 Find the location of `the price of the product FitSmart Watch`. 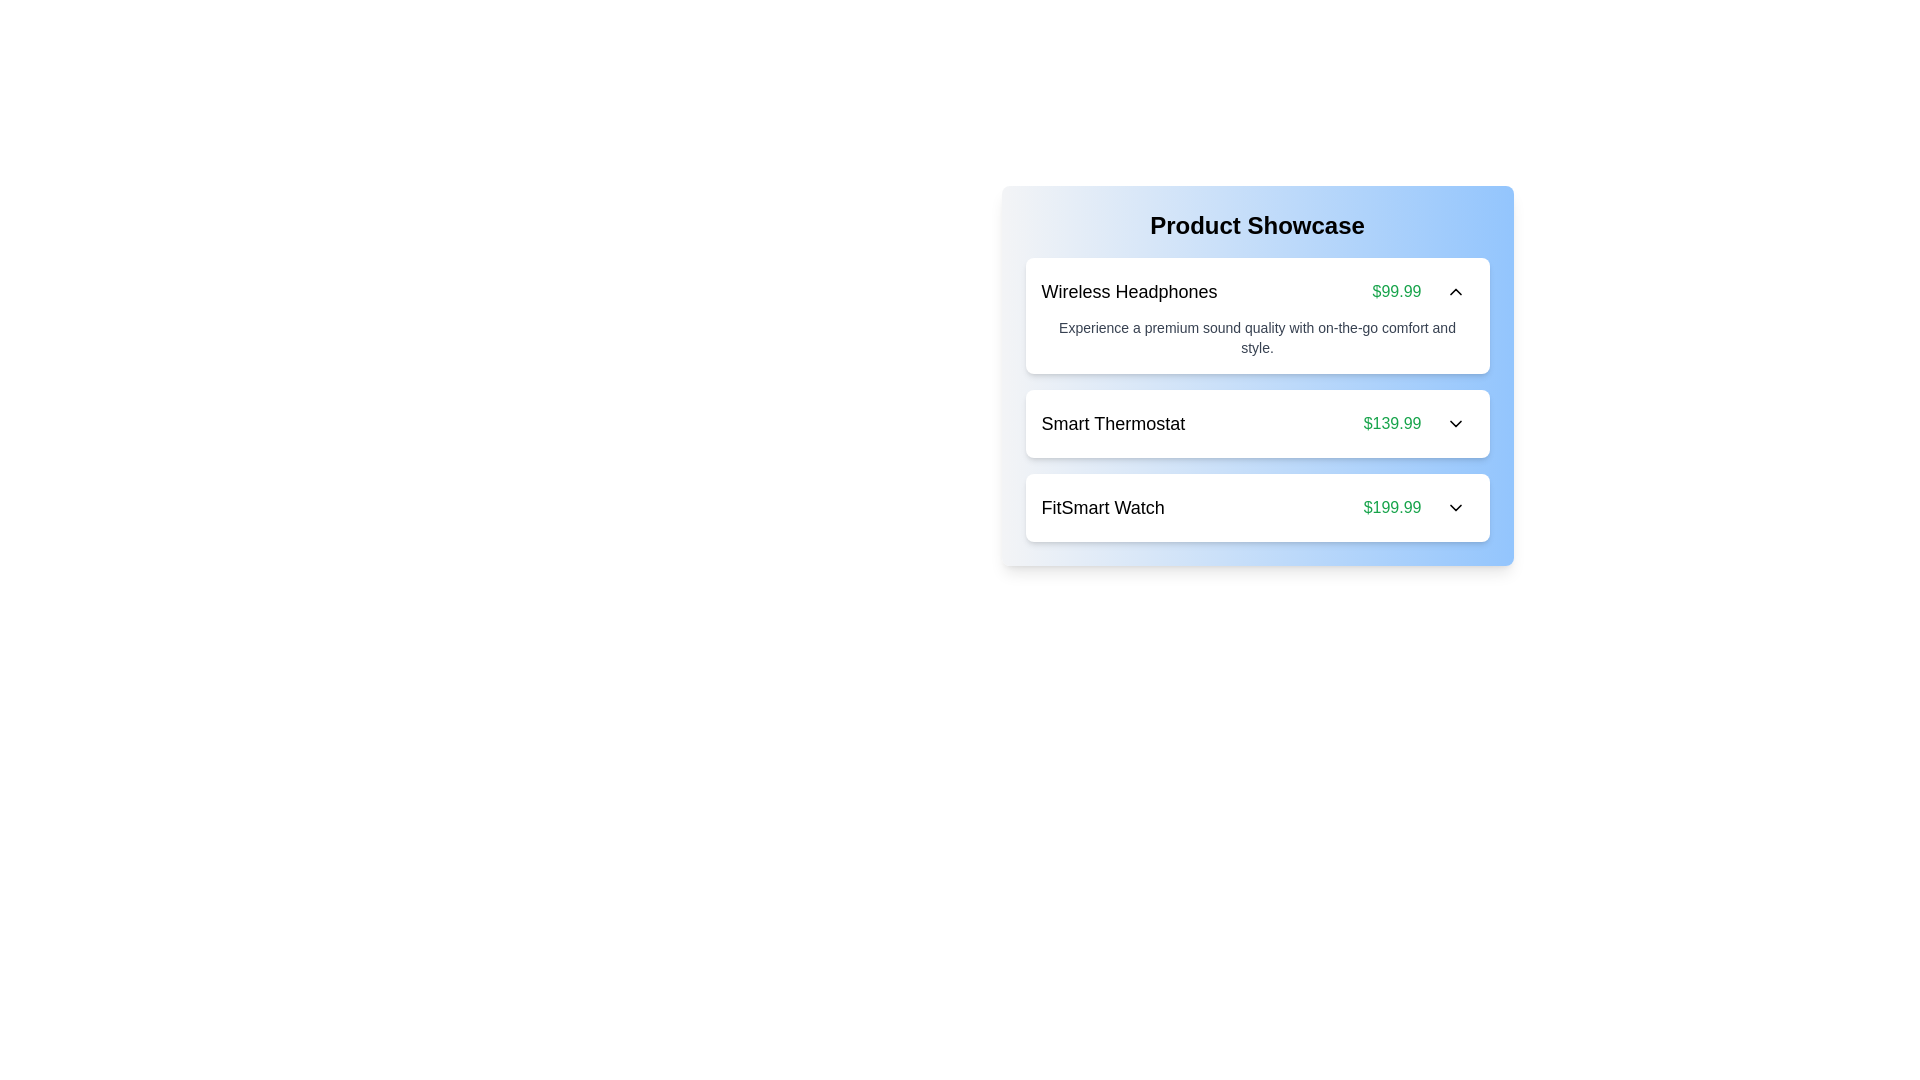

the price of the product FitSmart Watch is located at coordinates (1391, 507).